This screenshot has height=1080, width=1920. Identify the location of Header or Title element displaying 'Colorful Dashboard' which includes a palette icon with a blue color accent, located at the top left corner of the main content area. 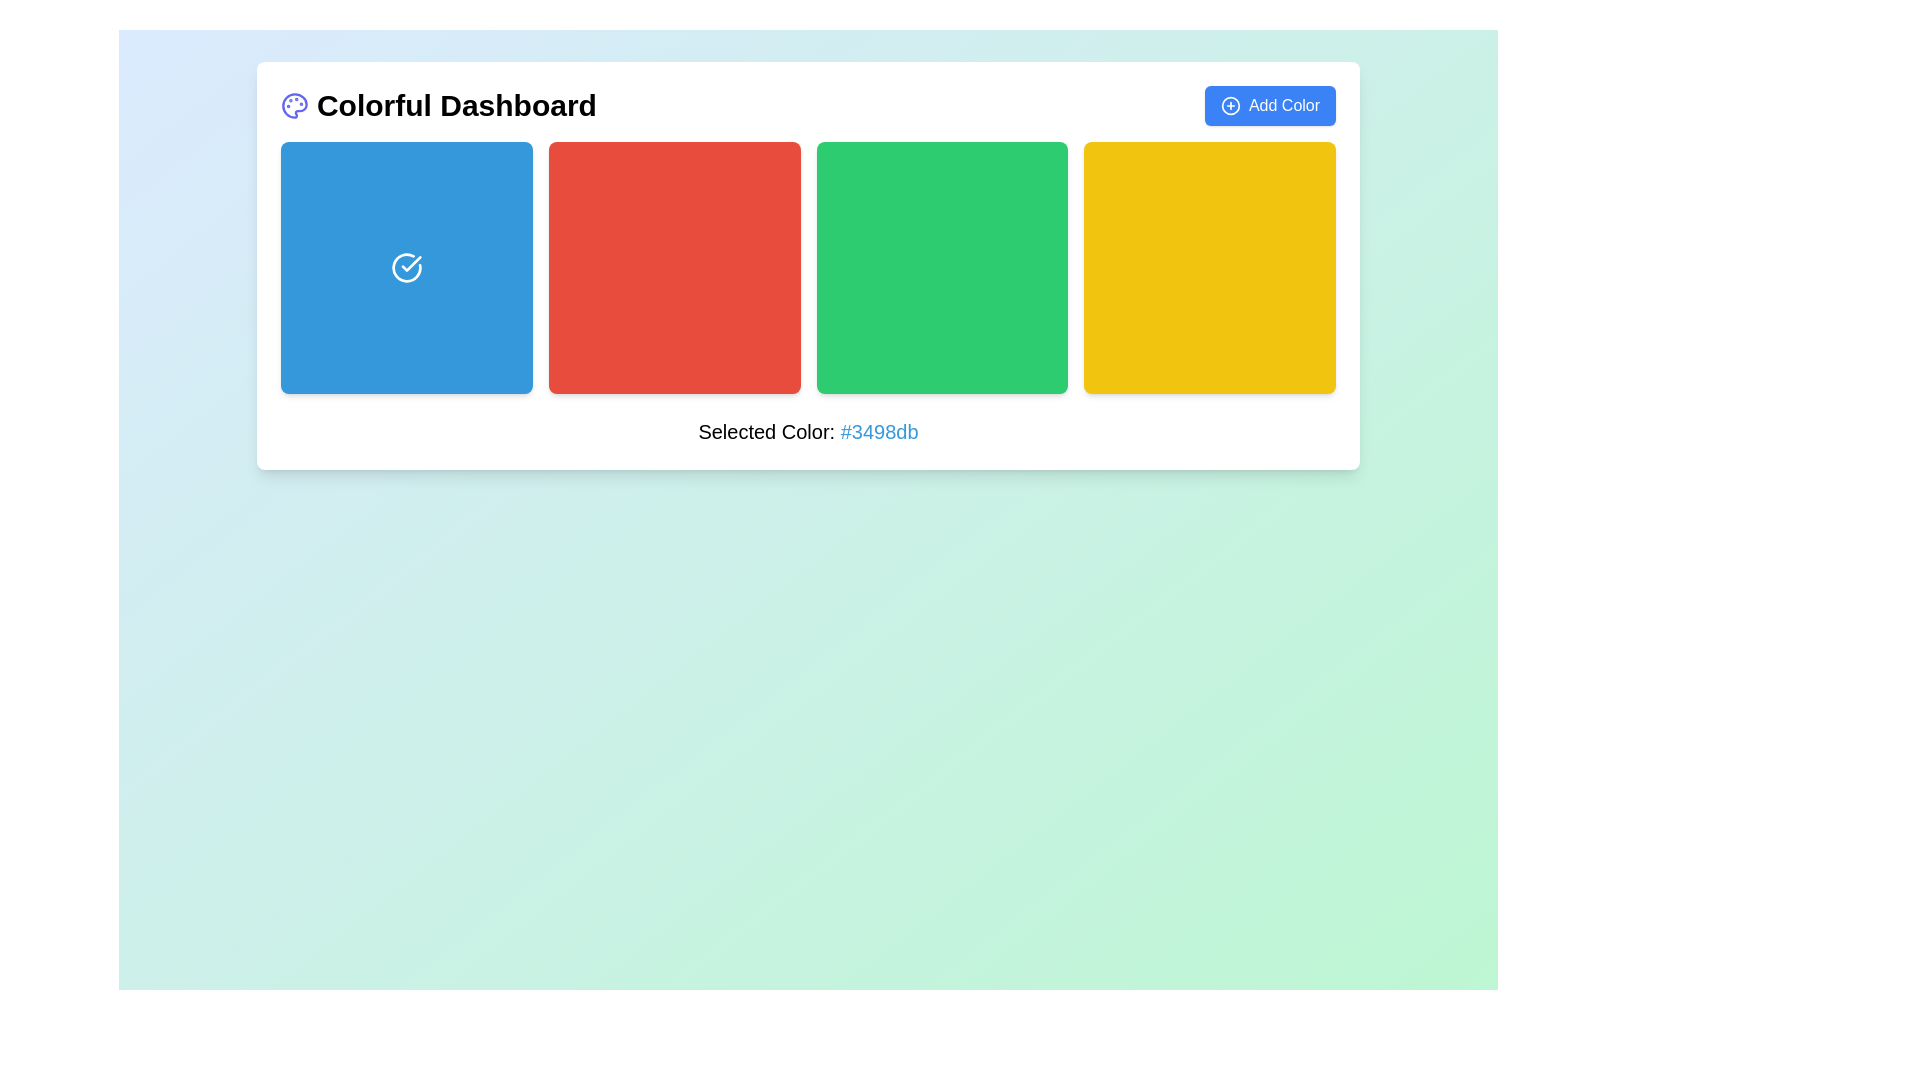
(437, 105).